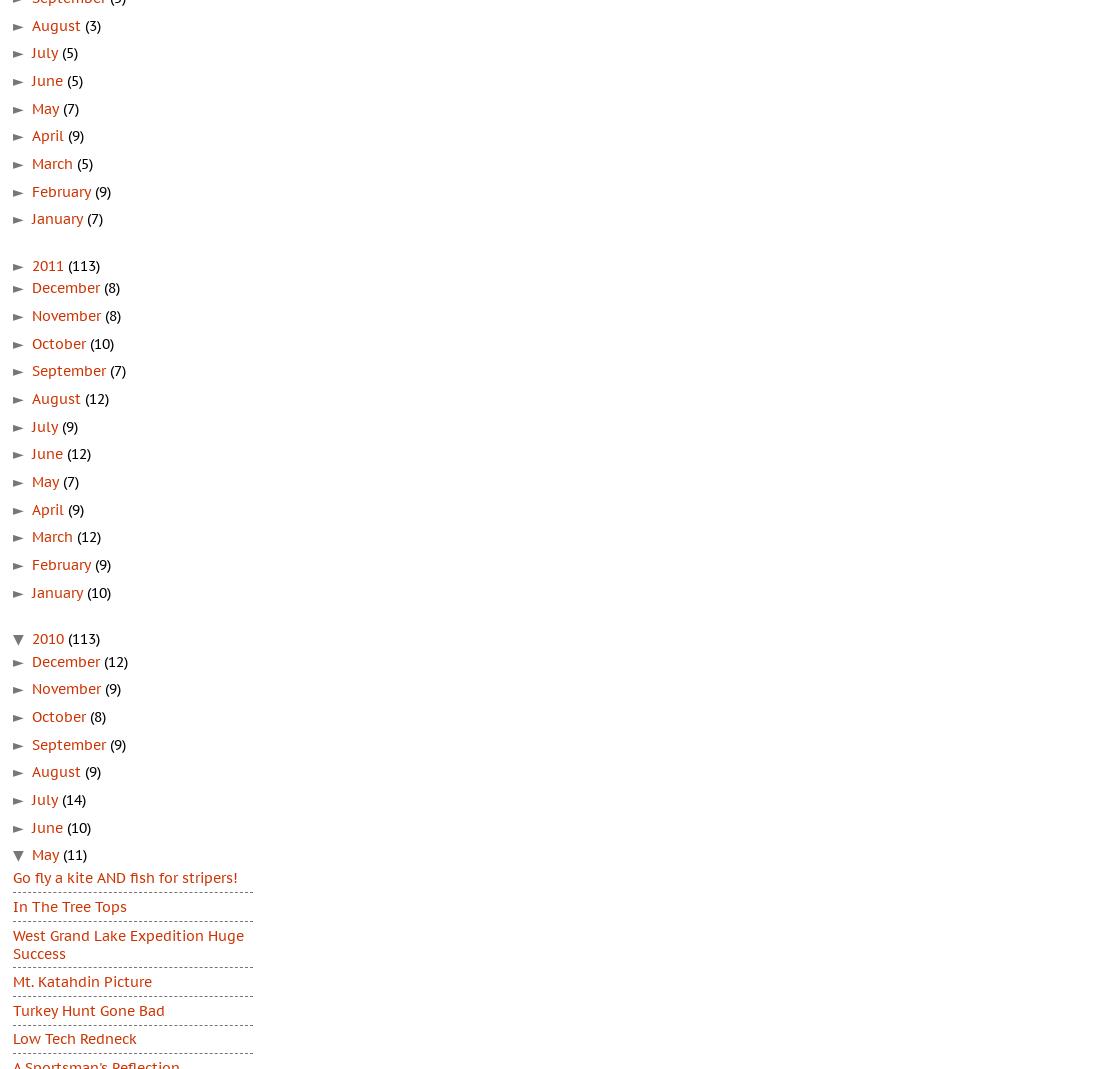  I want to click on '(3)', so click(92, 24).